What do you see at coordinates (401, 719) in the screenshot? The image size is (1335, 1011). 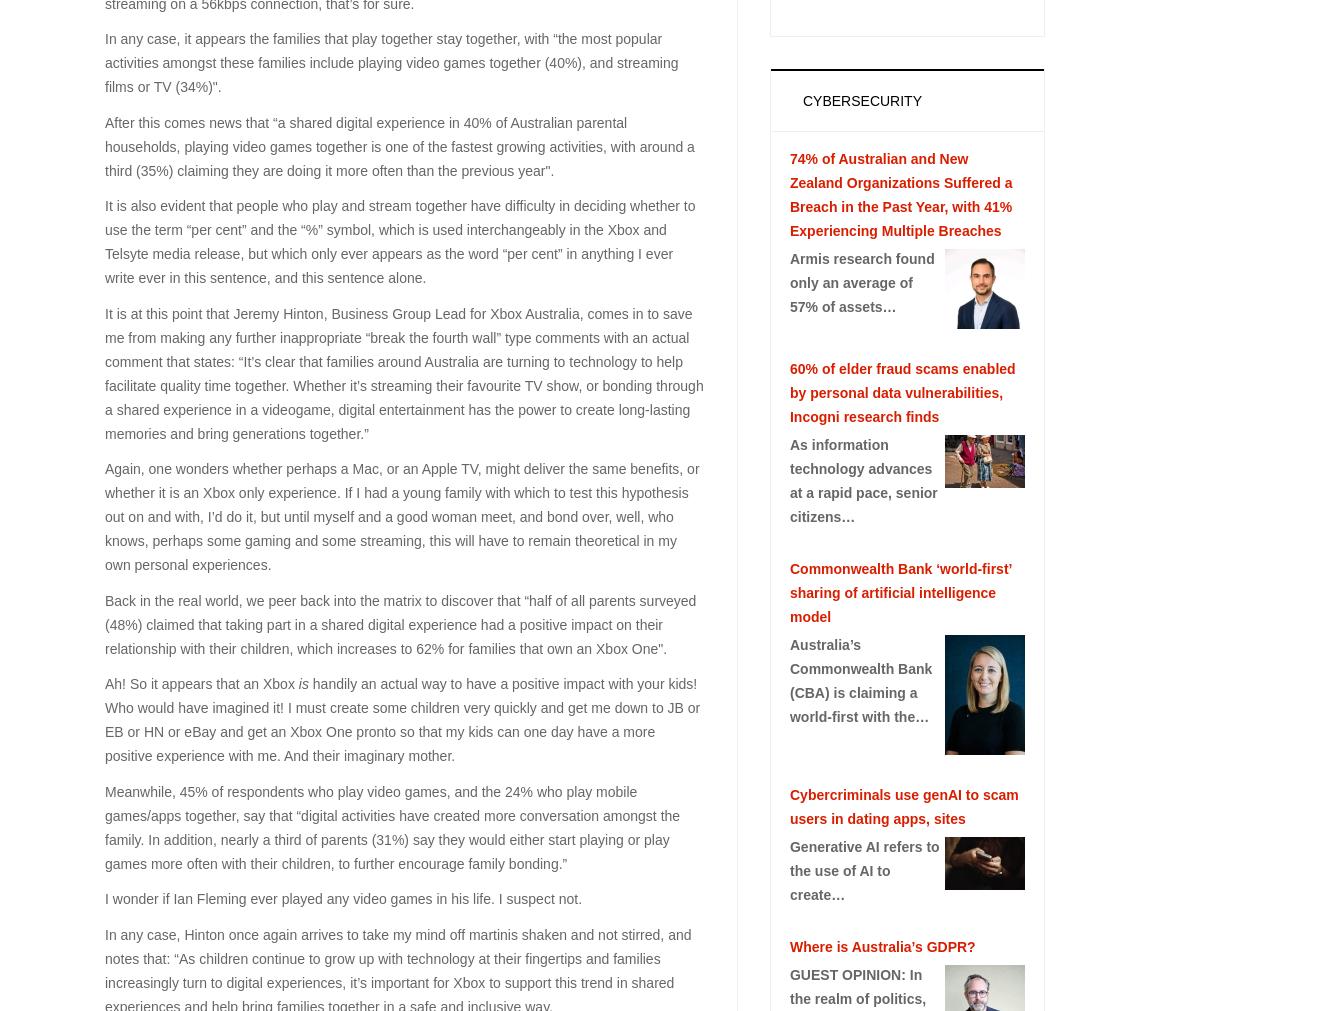 I see `'handily an actual way to have a positive impact with your kids! Who would have imagined it! I must create some children very quickly and get me down to JB or EB or HN or eBay and get an Xbox One pronto so that my kids can one day have a more positive experience with me. And their imaginary mother.'` at bounding box center [401, 719].